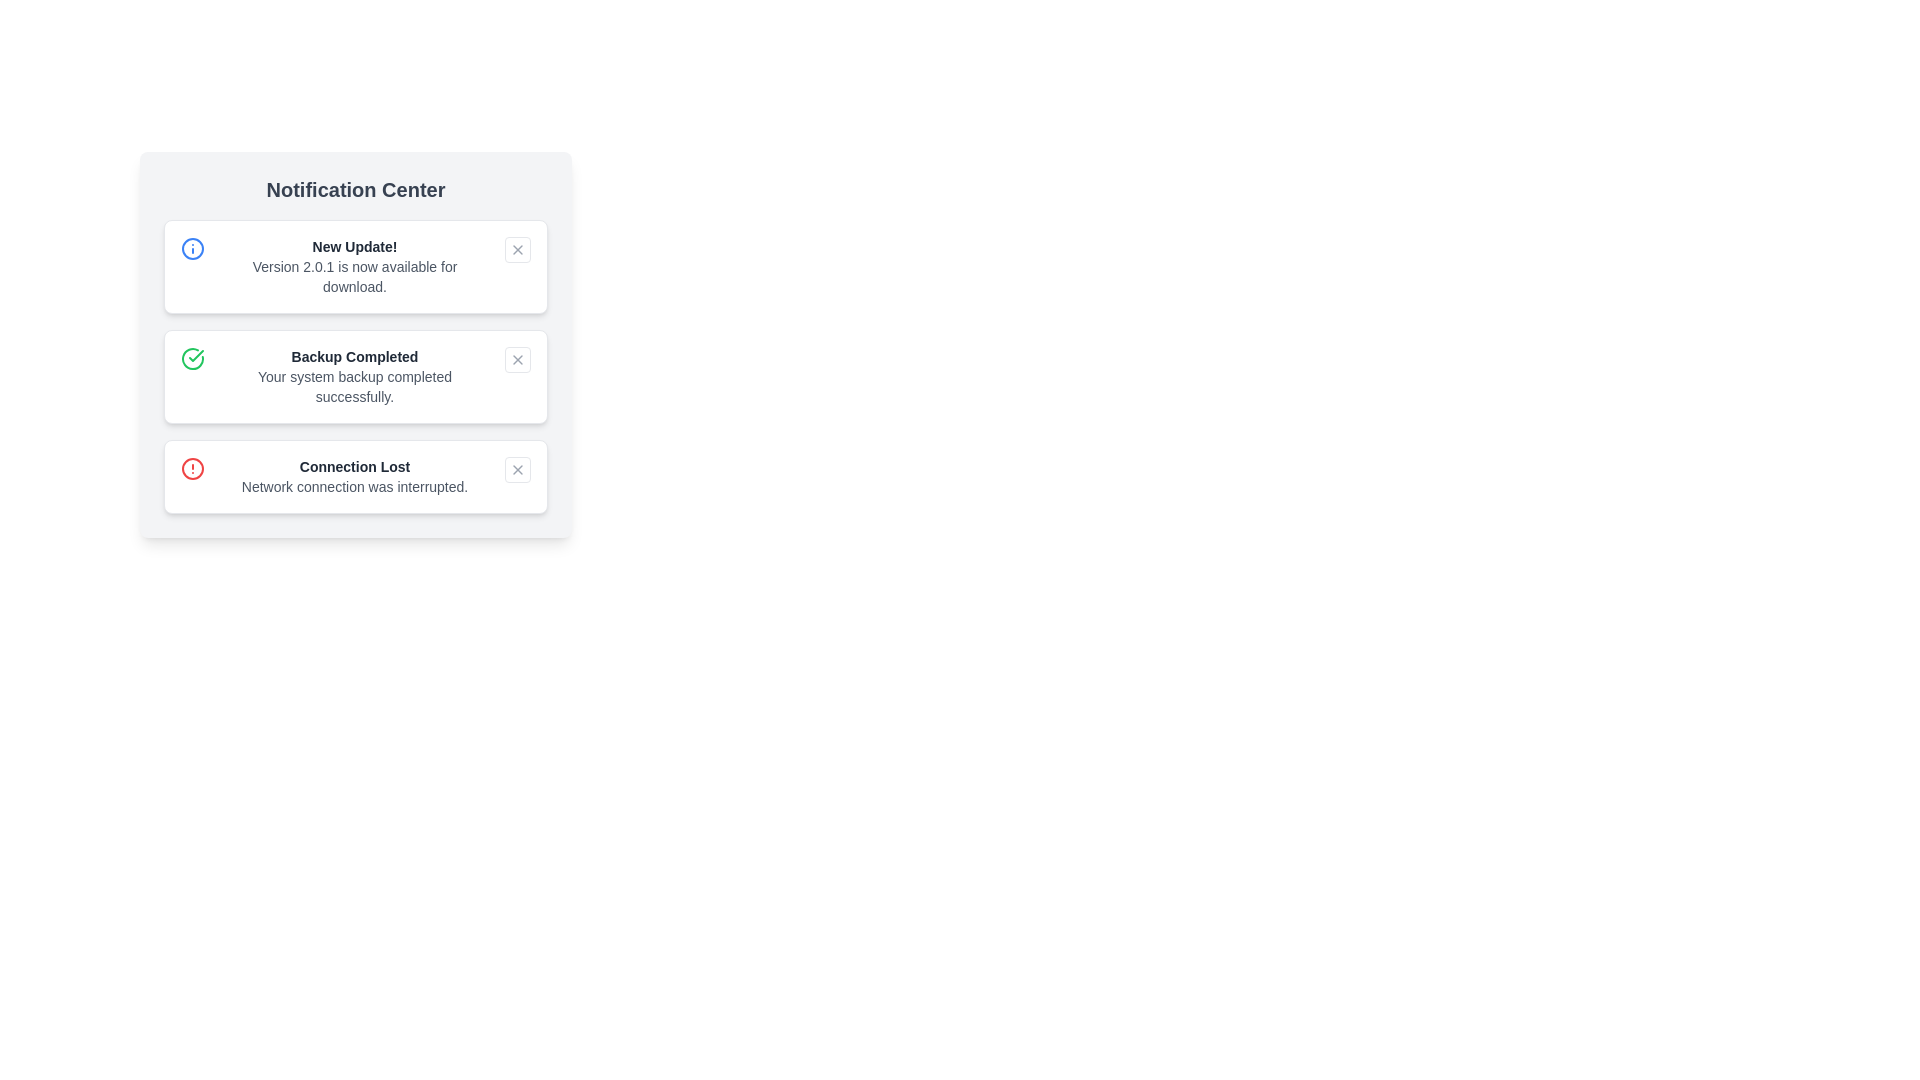 Image resolution: width=1920 pixels, height=1080 pixels. What do you see at coordinates (518, 249) in the screenshot?
I see `the cross icon` at bounding box center [518, 249].